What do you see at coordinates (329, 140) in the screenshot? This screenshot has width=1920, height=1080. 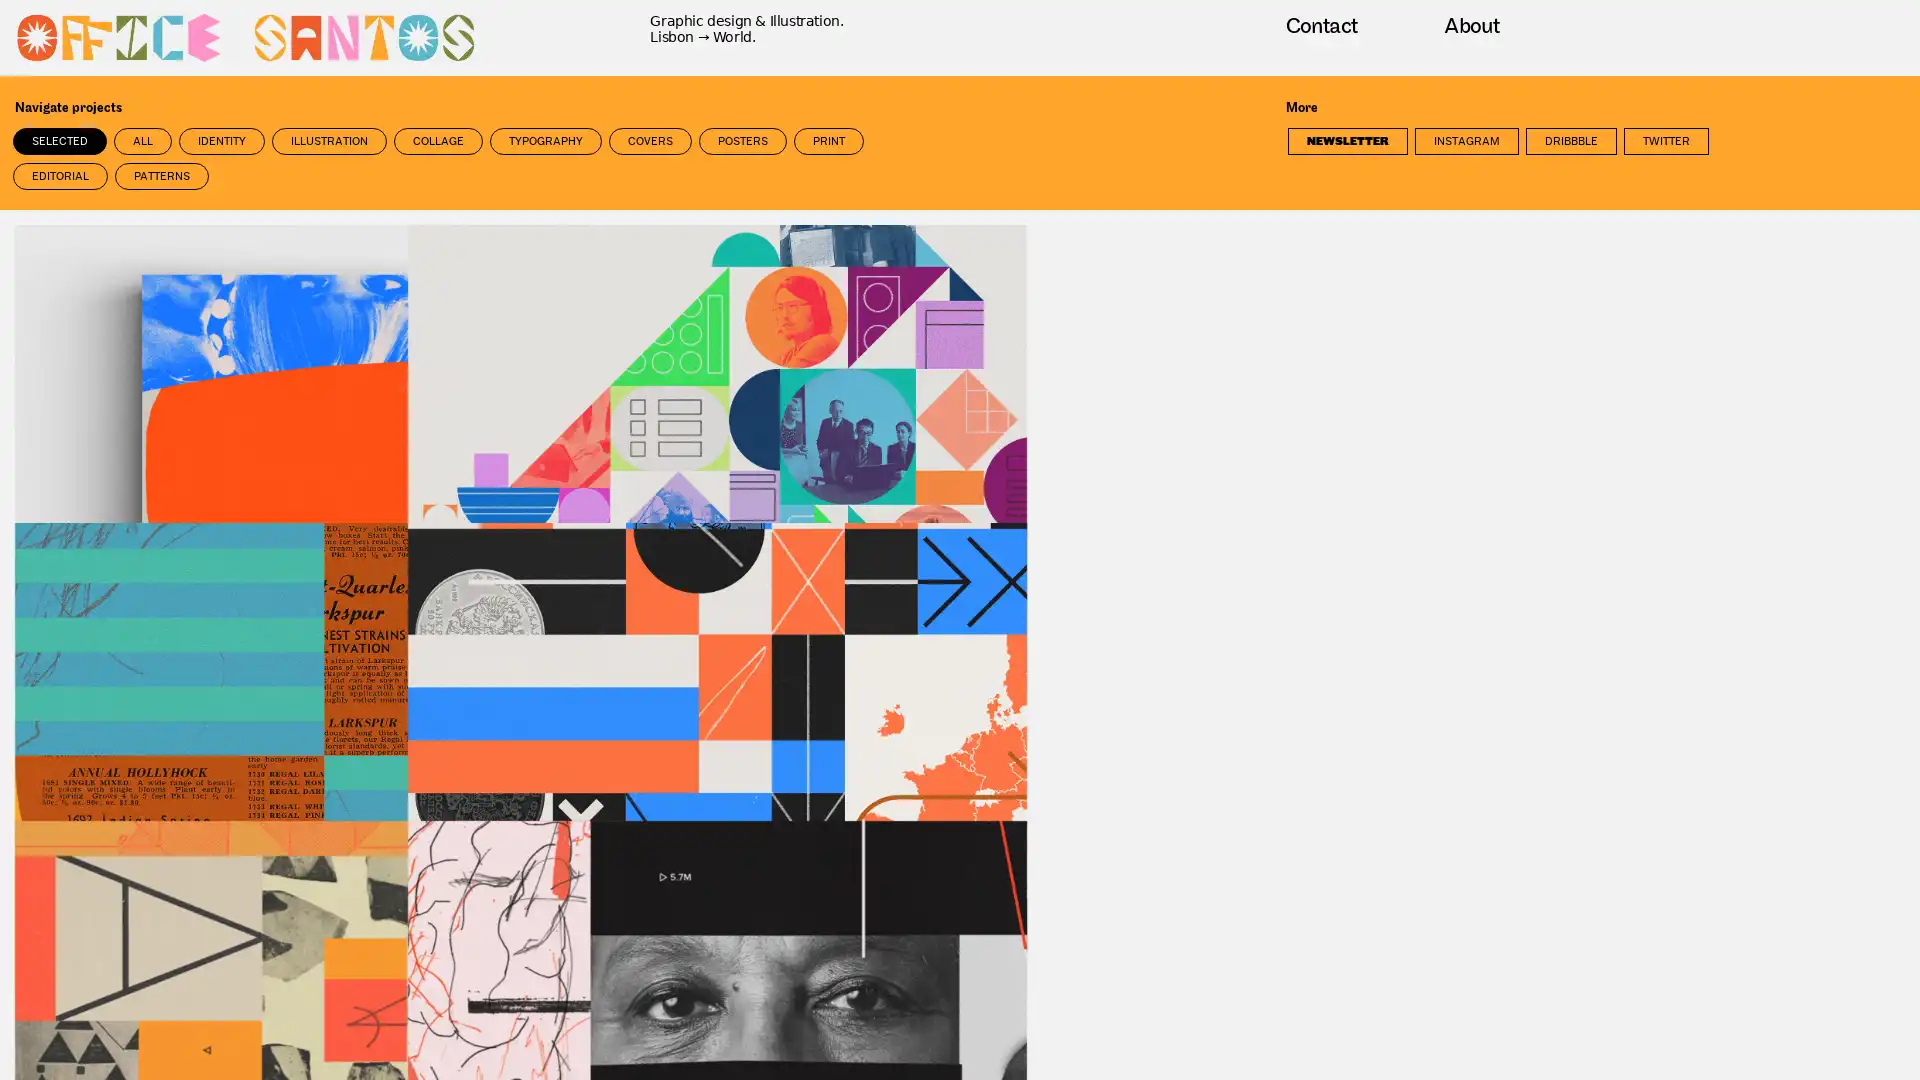 I see `ILLUSTRATION` at bounding box center [329, 140].